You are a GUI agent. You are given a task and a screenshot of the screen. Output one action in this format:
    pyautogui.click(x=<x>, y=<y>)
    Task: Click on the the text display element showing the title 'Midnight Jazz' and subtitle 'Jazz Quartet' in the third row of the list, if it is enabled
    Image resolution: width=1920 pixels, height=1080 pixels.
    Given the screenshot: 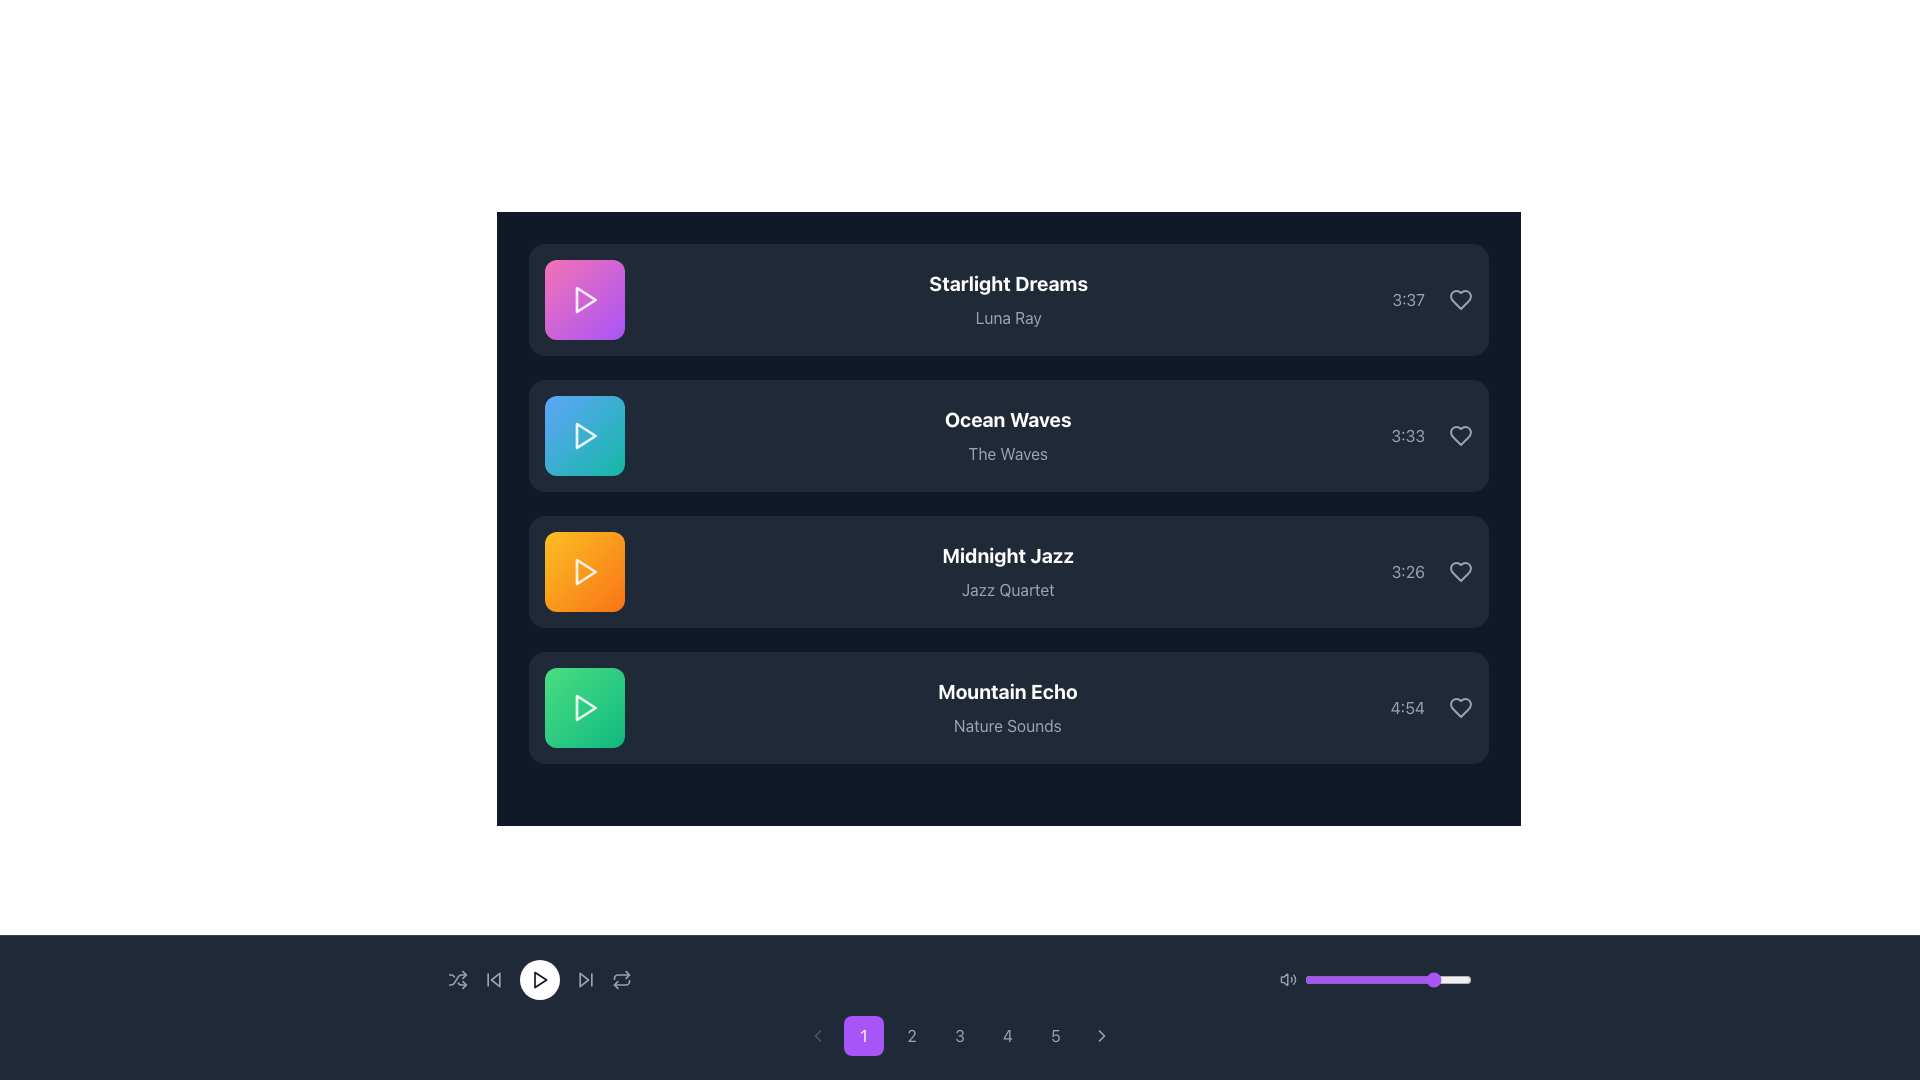 What is the action you would take?
    pyautogui.click(x=1008, y=571)
    